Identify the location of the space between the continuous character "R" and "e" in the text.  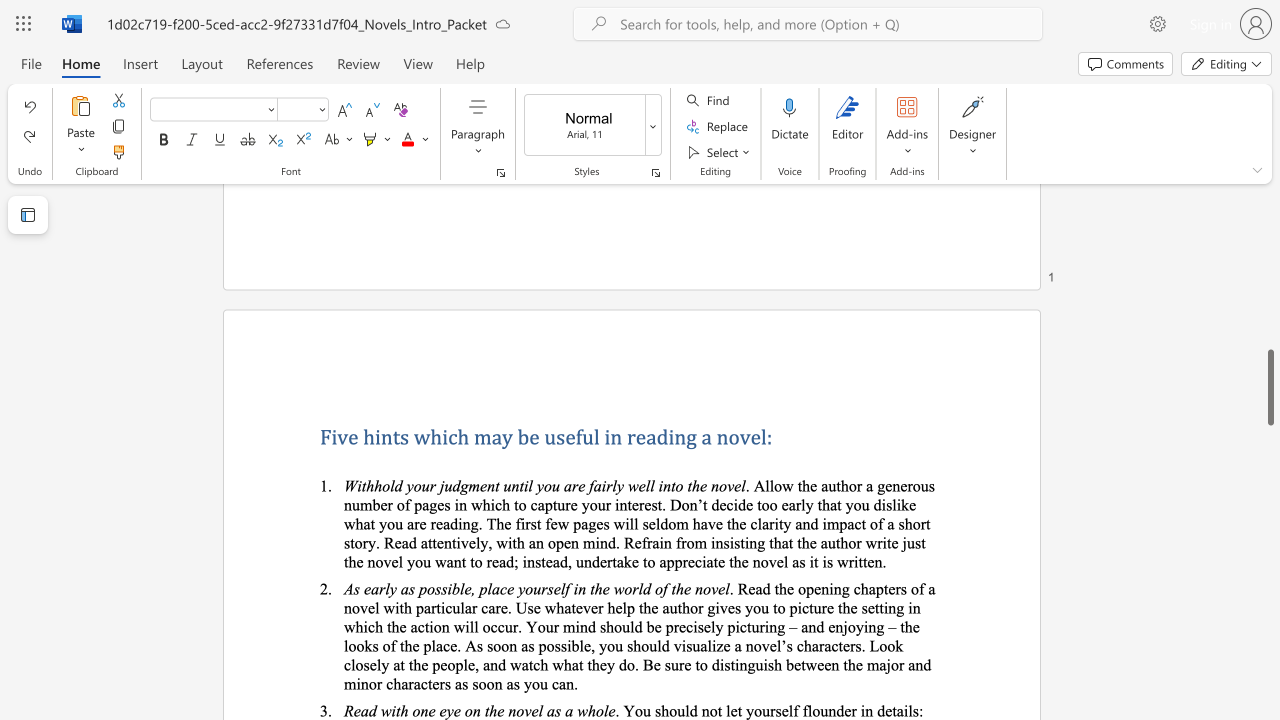
(353, 709).